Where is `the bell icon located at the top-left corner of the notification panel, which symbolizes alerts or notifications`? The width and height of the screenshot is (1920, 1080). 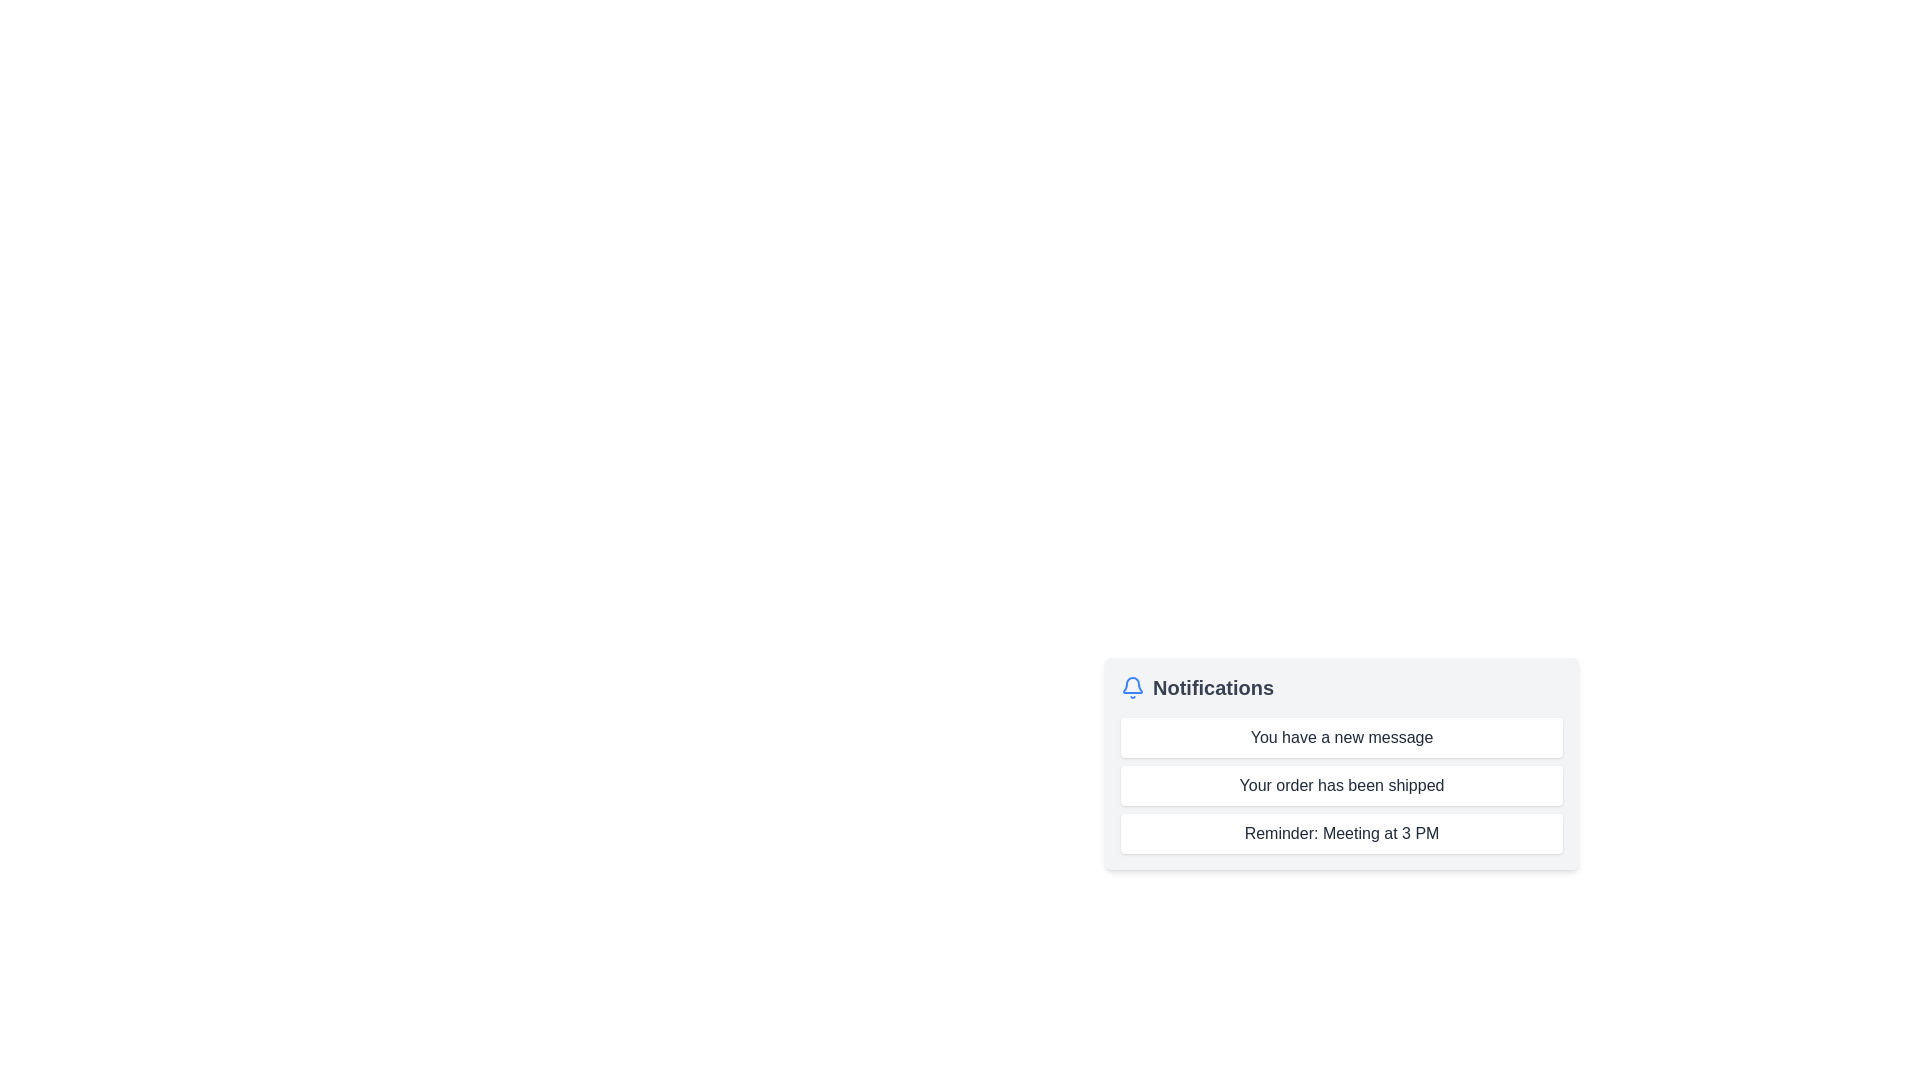
the bell icon located at the top-left corner of the notification panel, which symbolizes alerts or notifications is located at coordinates (1132, 684).